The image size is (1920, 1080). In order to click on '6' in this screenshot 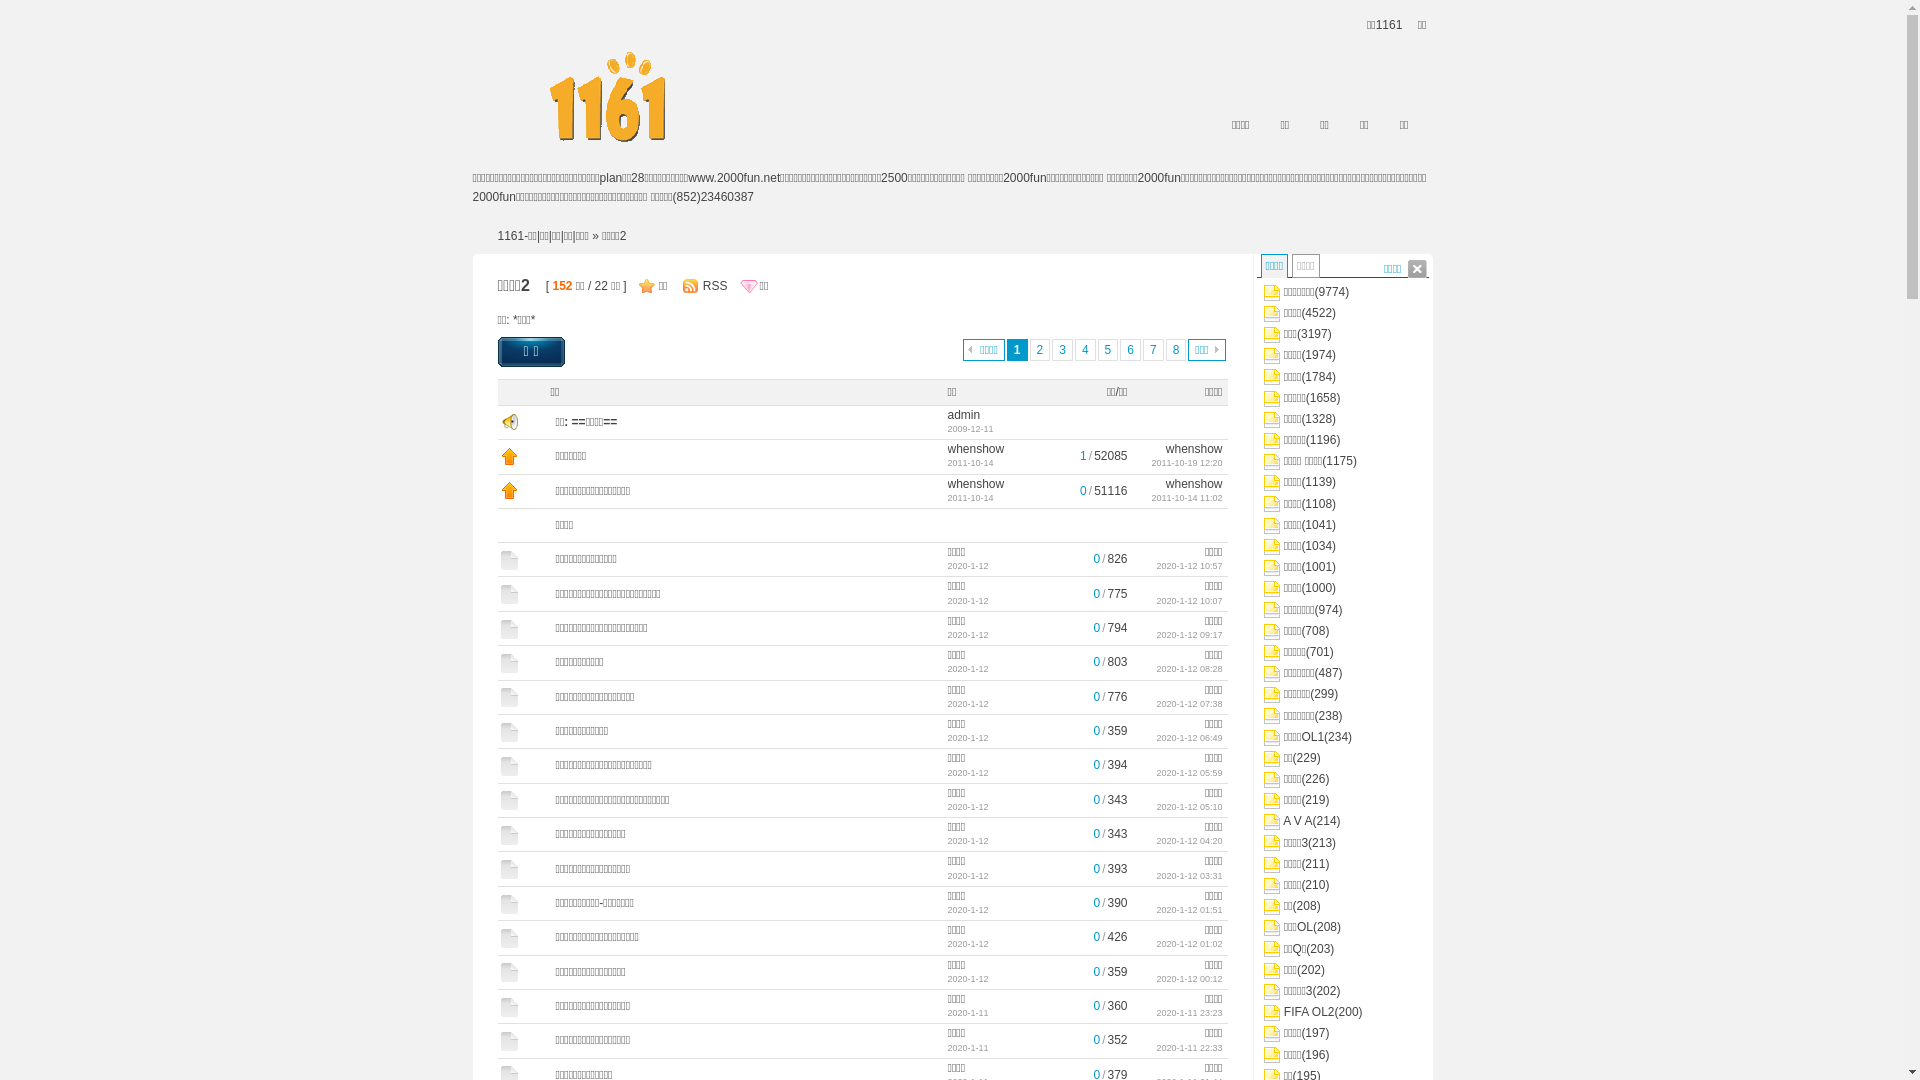, I will do `click(1130, 349)`.